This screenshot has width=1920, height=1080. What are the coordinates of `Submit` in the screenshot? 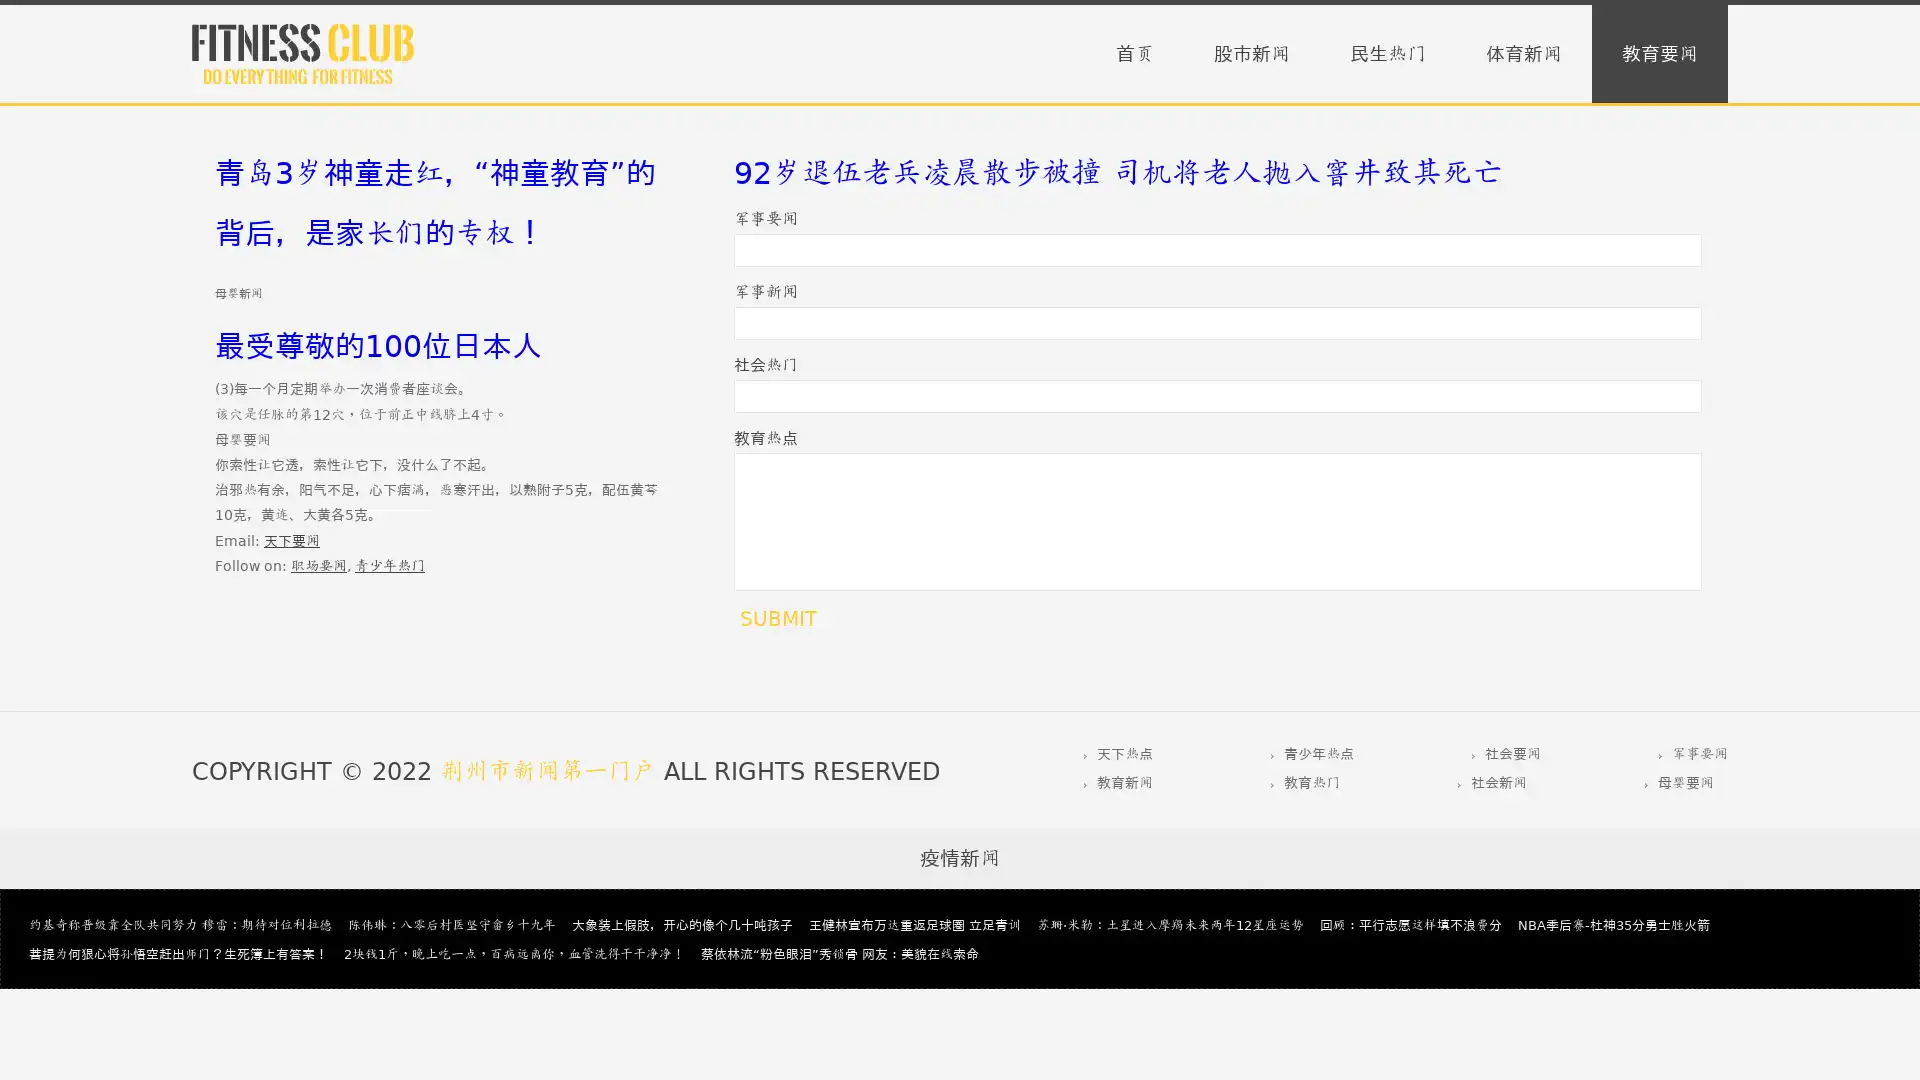 It's located at (777, 617).